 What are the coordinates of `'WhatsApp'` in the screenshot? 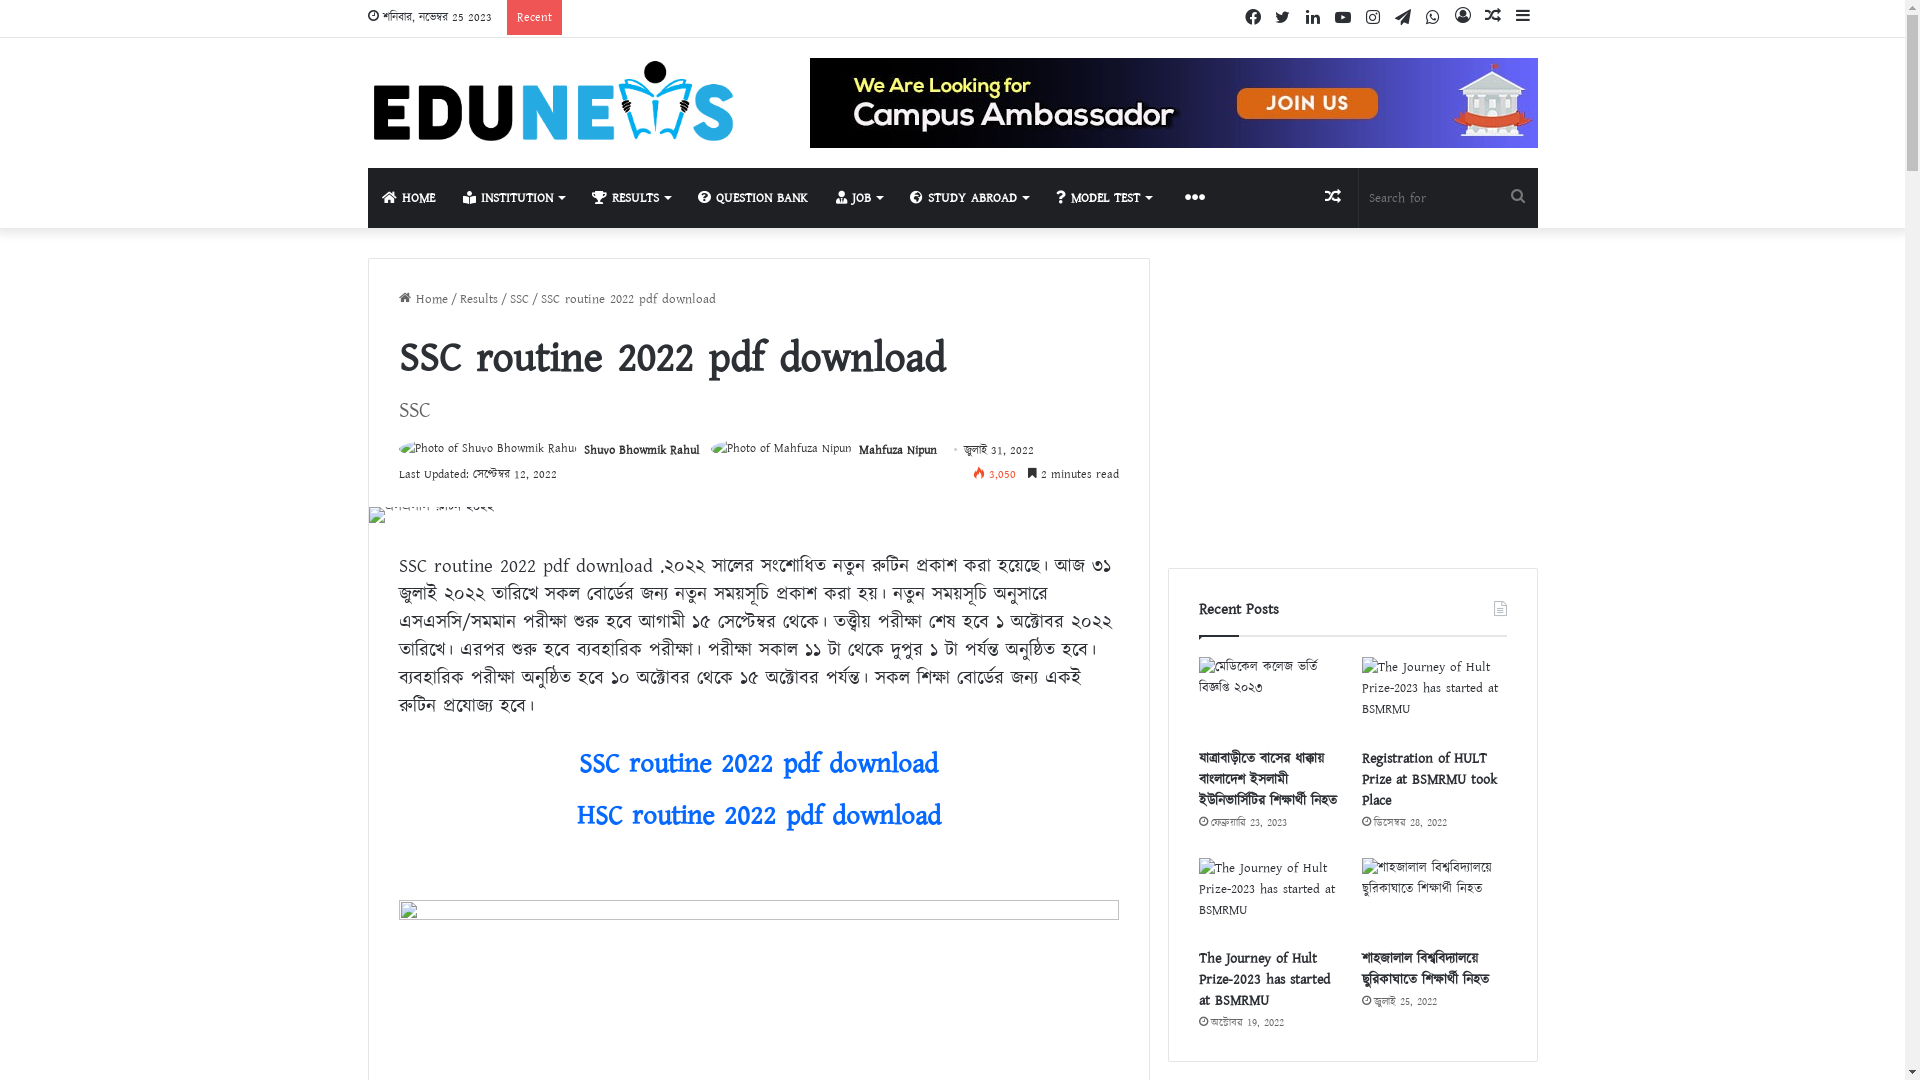 It's located at (1432, 18).